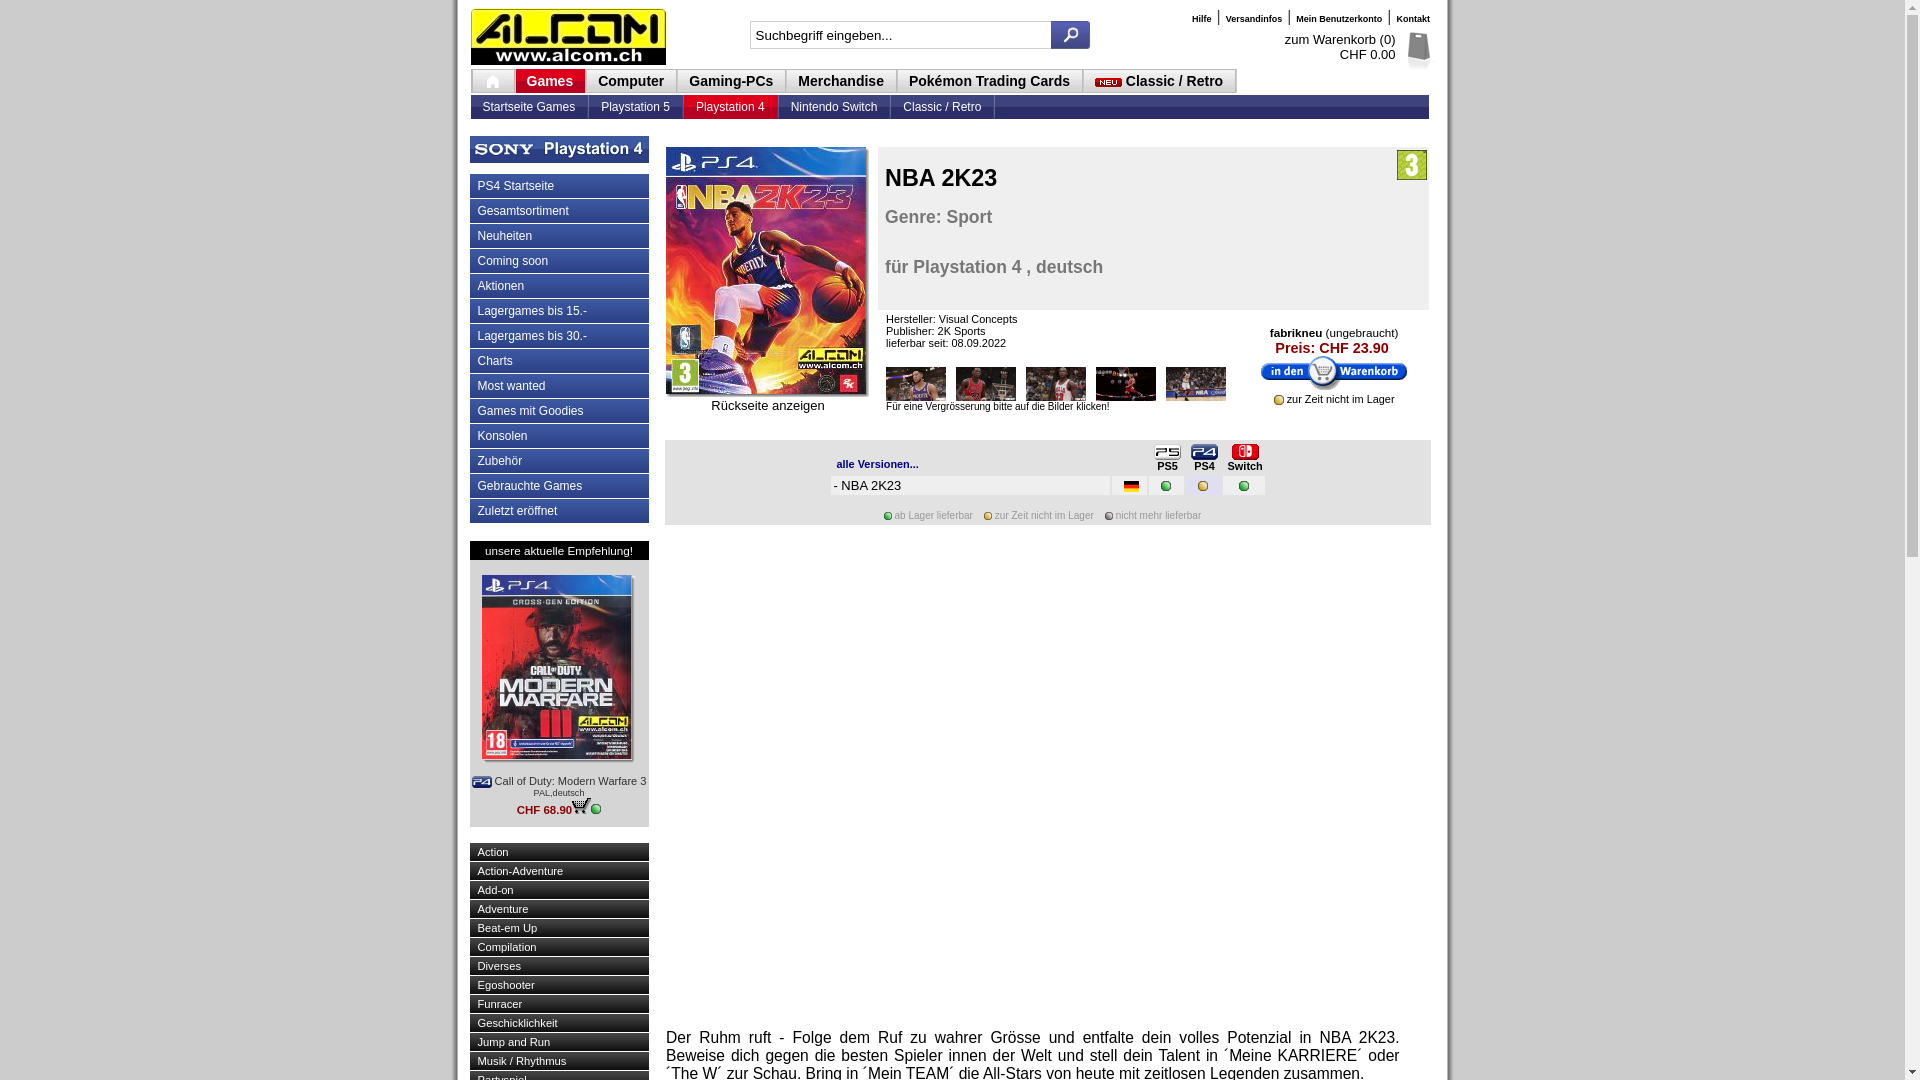 The width and height of the screenshot is (1920, 1080). I want to click on 'Gaming-PCs', so click(730, 80).